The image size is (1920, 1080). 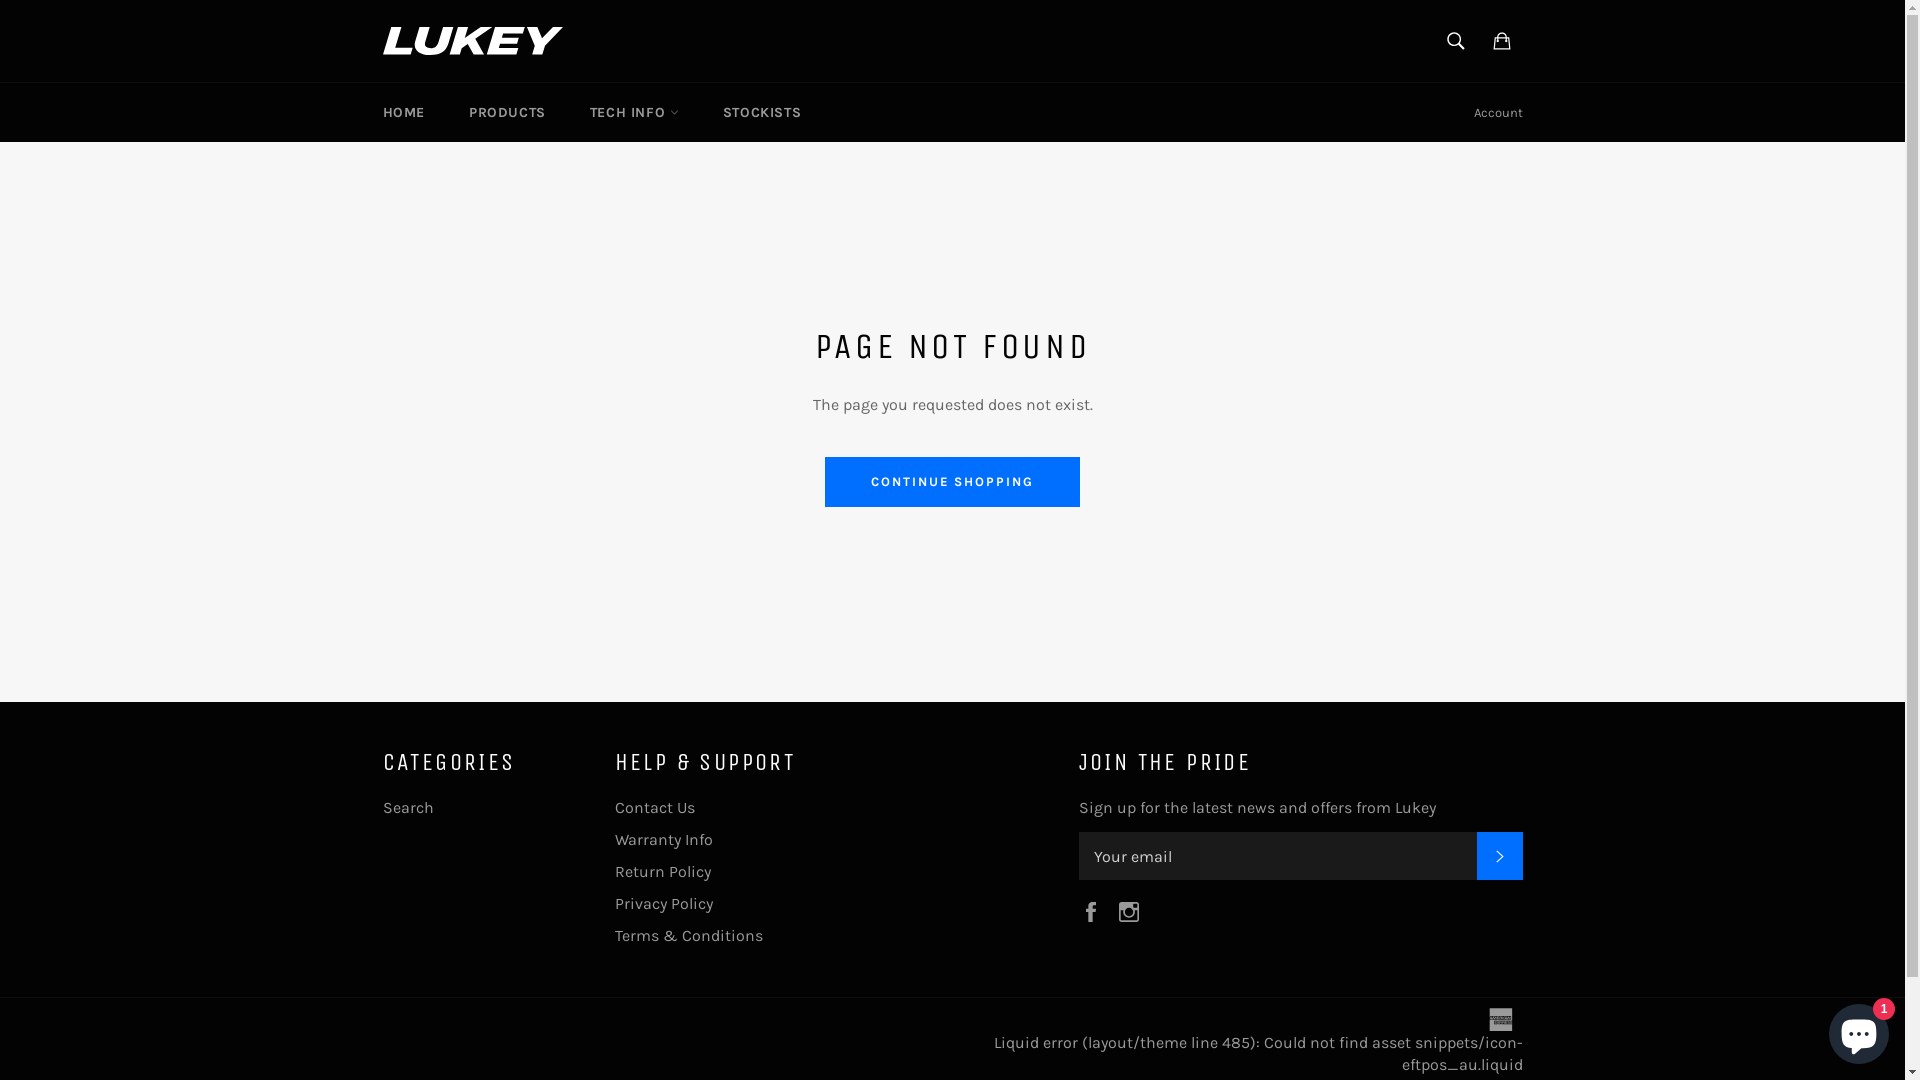 What do you see at coordinates (613, 935) in the screenshot?
I see `'Terms & Conditions'` at bounding box center [613, 935].